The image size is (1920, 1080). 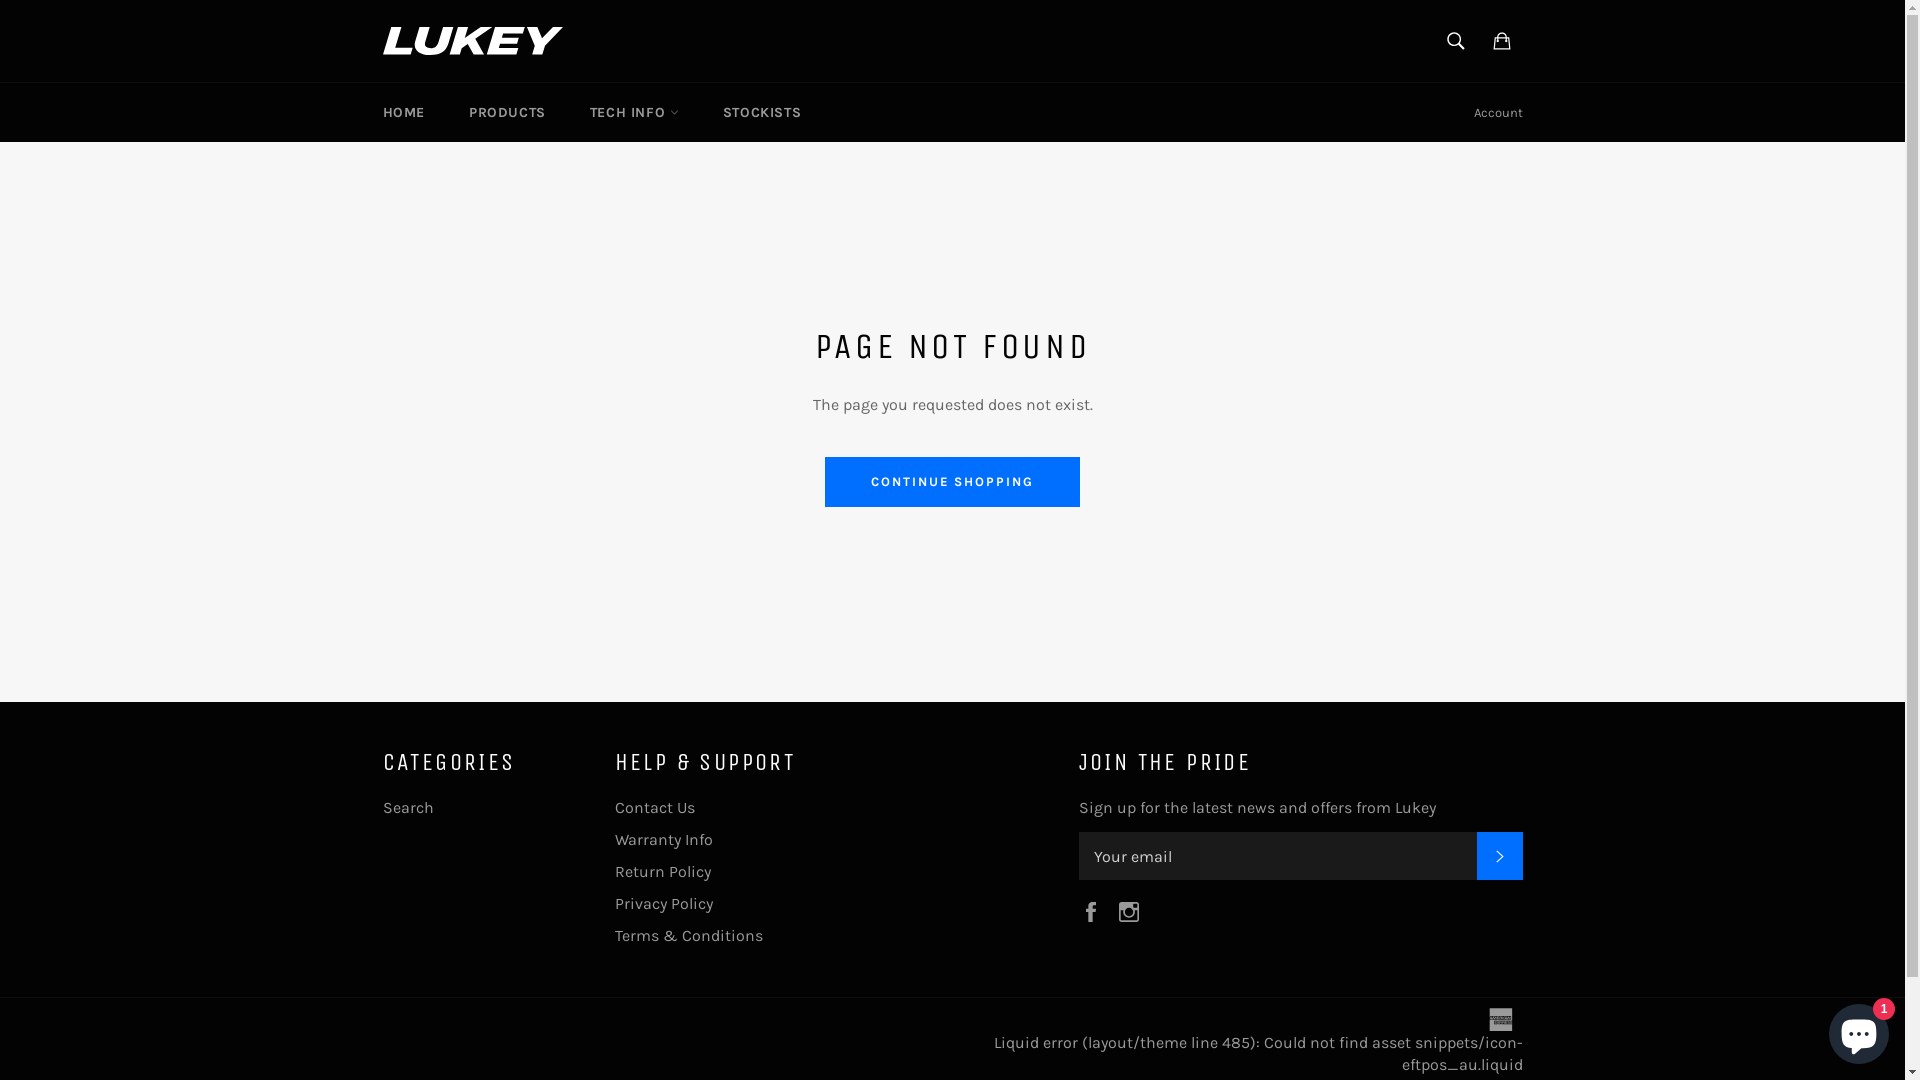 What do you see at coordinates (613, 935) in the screenshot?
I see `'Terms & Conditions'` at bounding box center [613, 935].